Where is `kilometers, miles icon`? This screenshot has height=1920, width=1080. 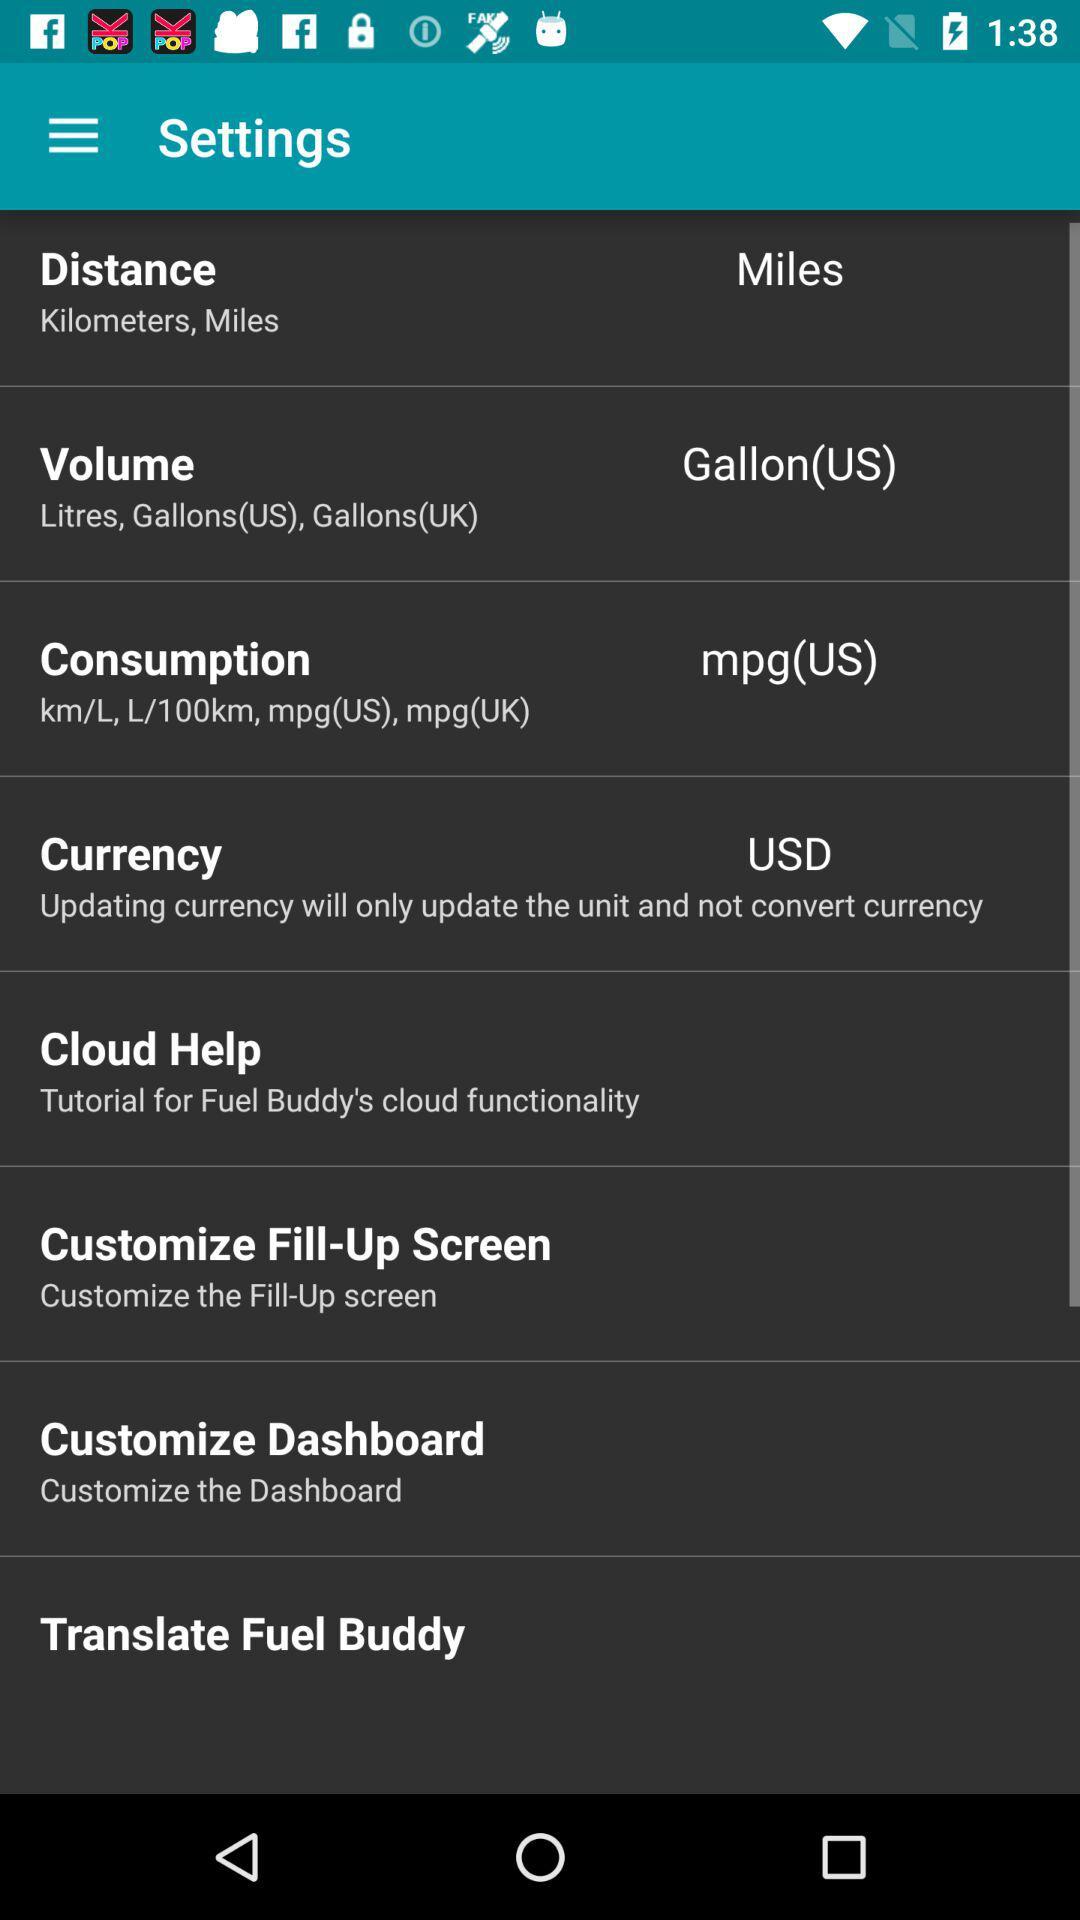 kilometers, miles icon is located at coordinates (559, 318).